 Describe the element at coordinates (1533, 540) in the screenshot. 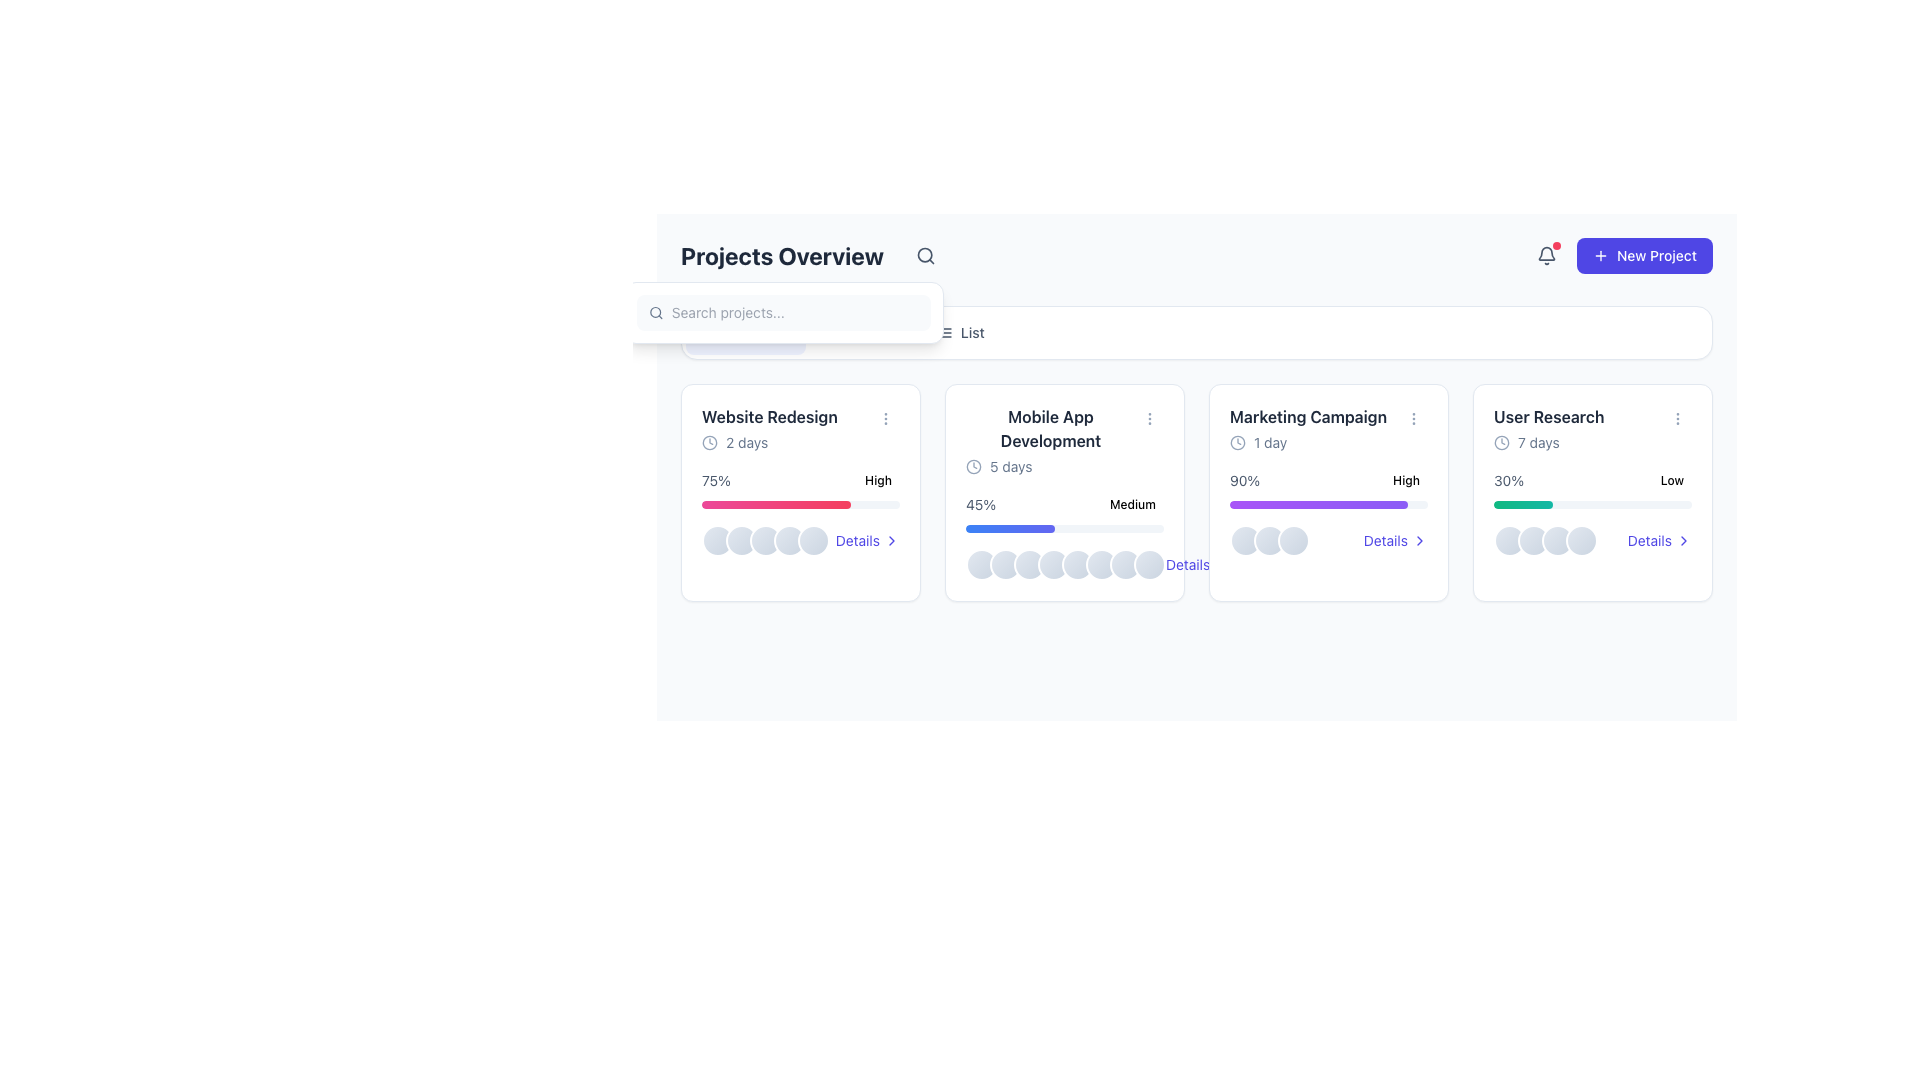

I see `the second circular icon with a gradient background and a white outline, located in the horizontally arranged group of icons near the bottom of the 'User Research' card` at that location.